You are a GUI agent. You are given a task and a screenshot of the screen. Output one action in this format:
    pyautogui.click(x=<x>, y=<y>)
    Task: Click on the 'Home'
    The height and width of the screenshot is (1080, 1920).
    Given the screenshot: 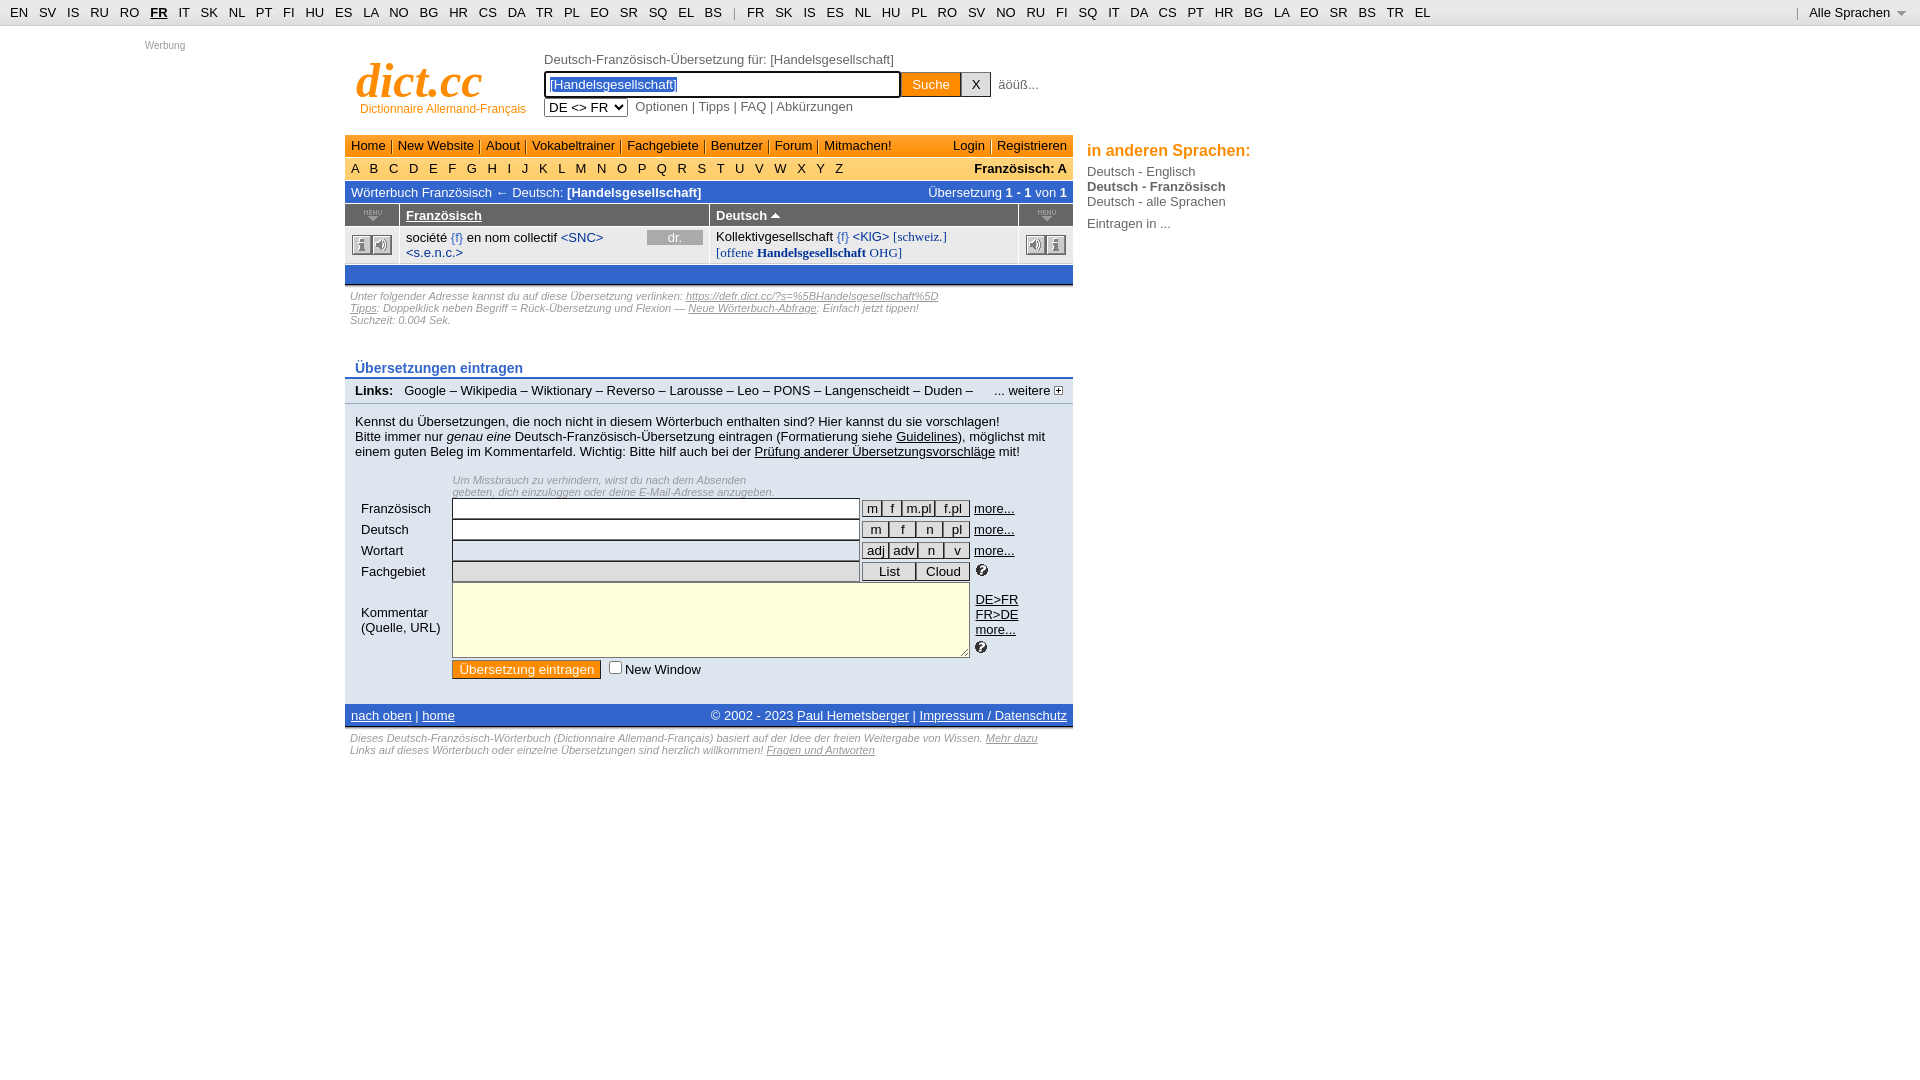 What is the action you would take?
    pyautogui.click(x=368, y=144)
    